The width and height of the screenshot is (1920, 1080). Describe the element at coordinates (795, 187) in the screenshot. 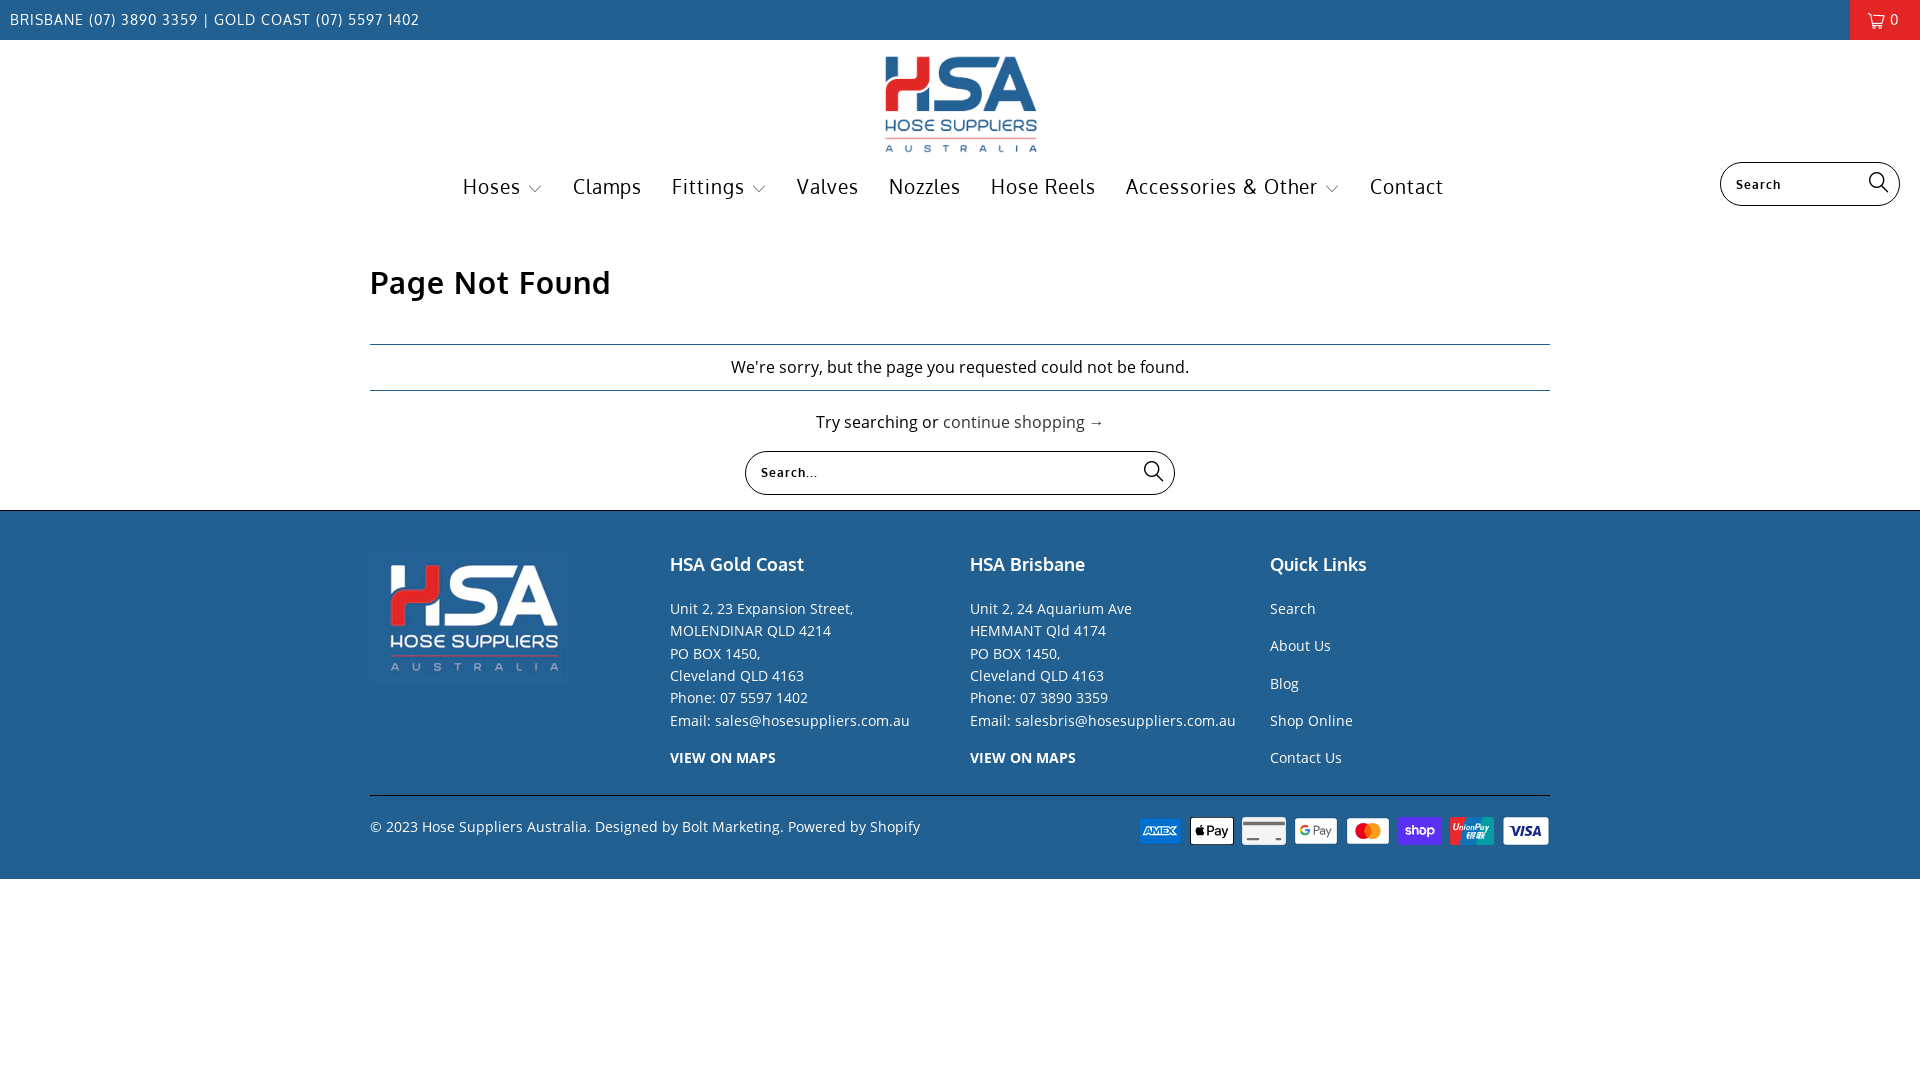

I see `'Valves'` at that location.